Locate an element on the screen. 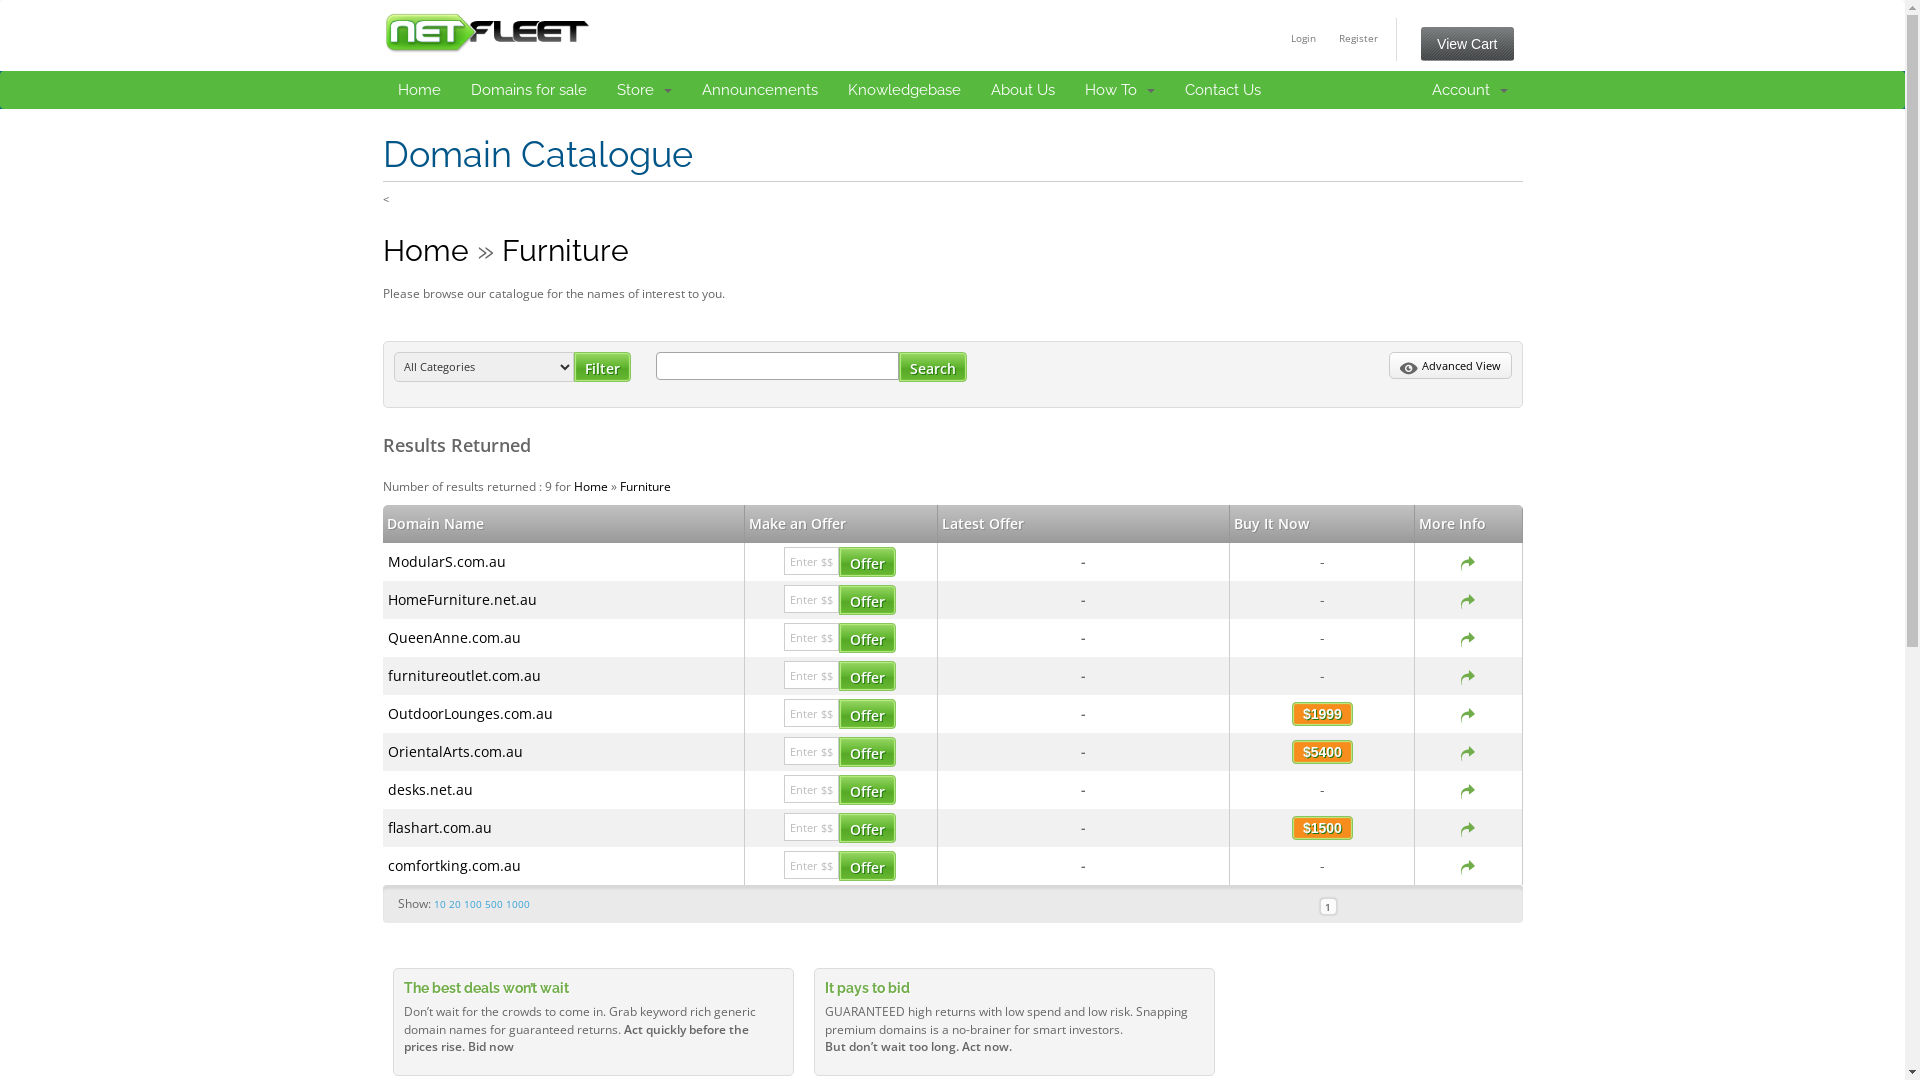 This screenshot has width=1920, height=1080. 'Account  ' is located at coordinates (1468, 88).